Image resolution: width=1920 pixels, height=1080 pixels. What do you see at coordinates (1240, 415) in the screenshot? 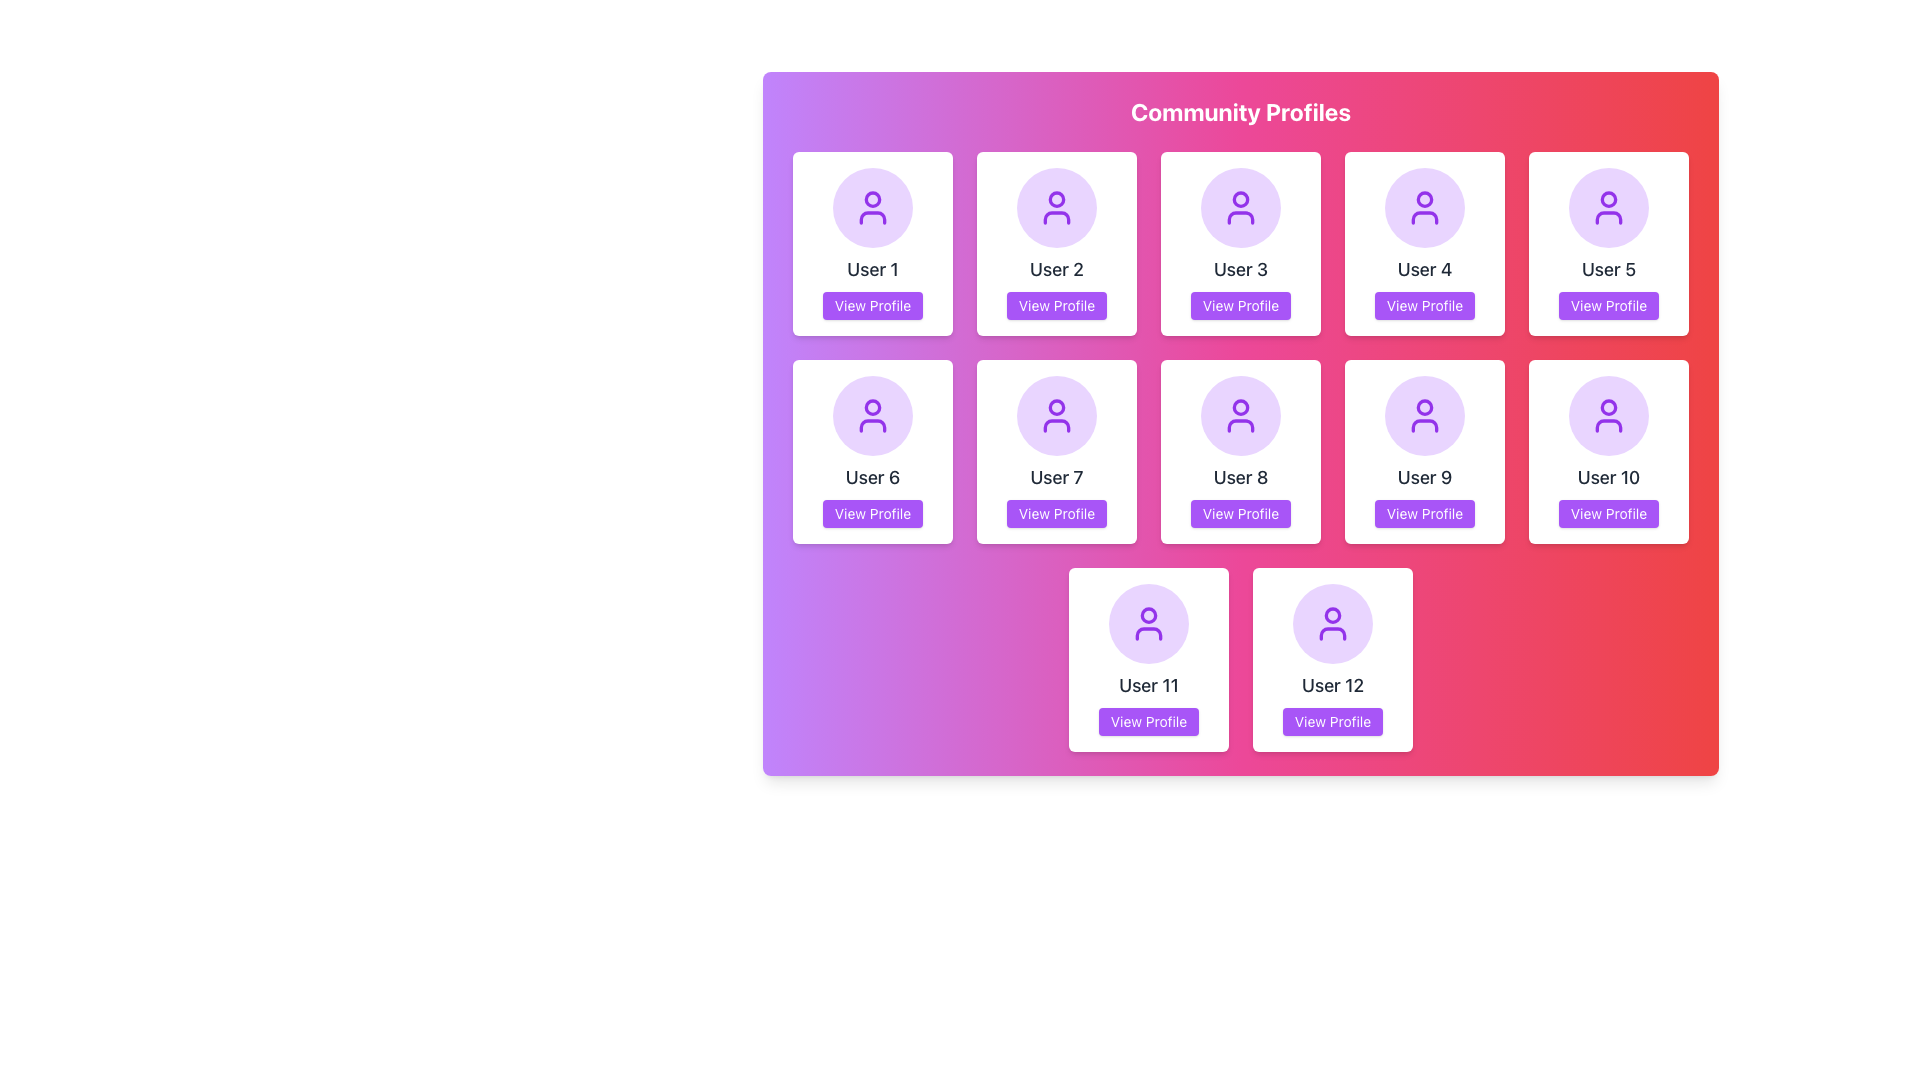
I see `the circular avatar placeholder icon with a purple background and minimalist user symbol, associated with the user profile labeled 'User 8'` at bounding box center [1240, 415].